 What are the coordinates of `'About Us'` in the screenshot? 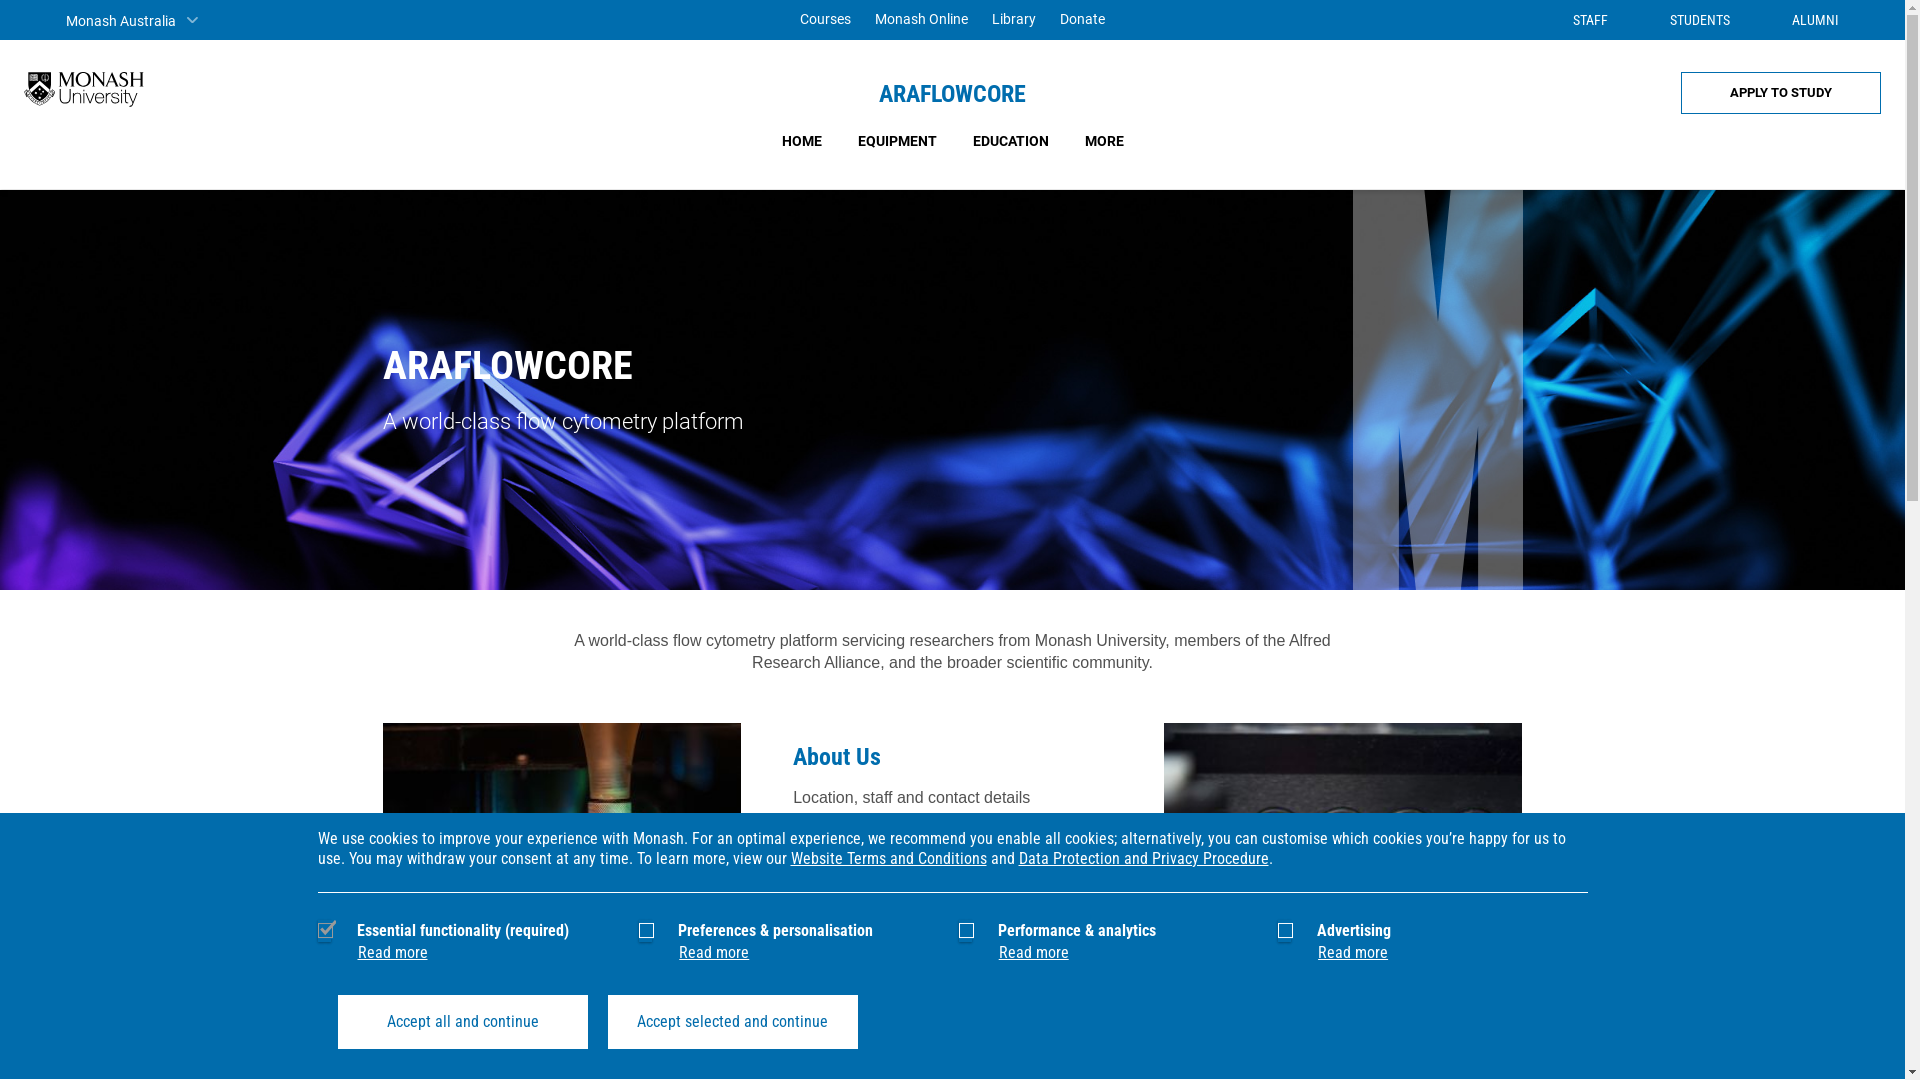 It's located at (836, 756).